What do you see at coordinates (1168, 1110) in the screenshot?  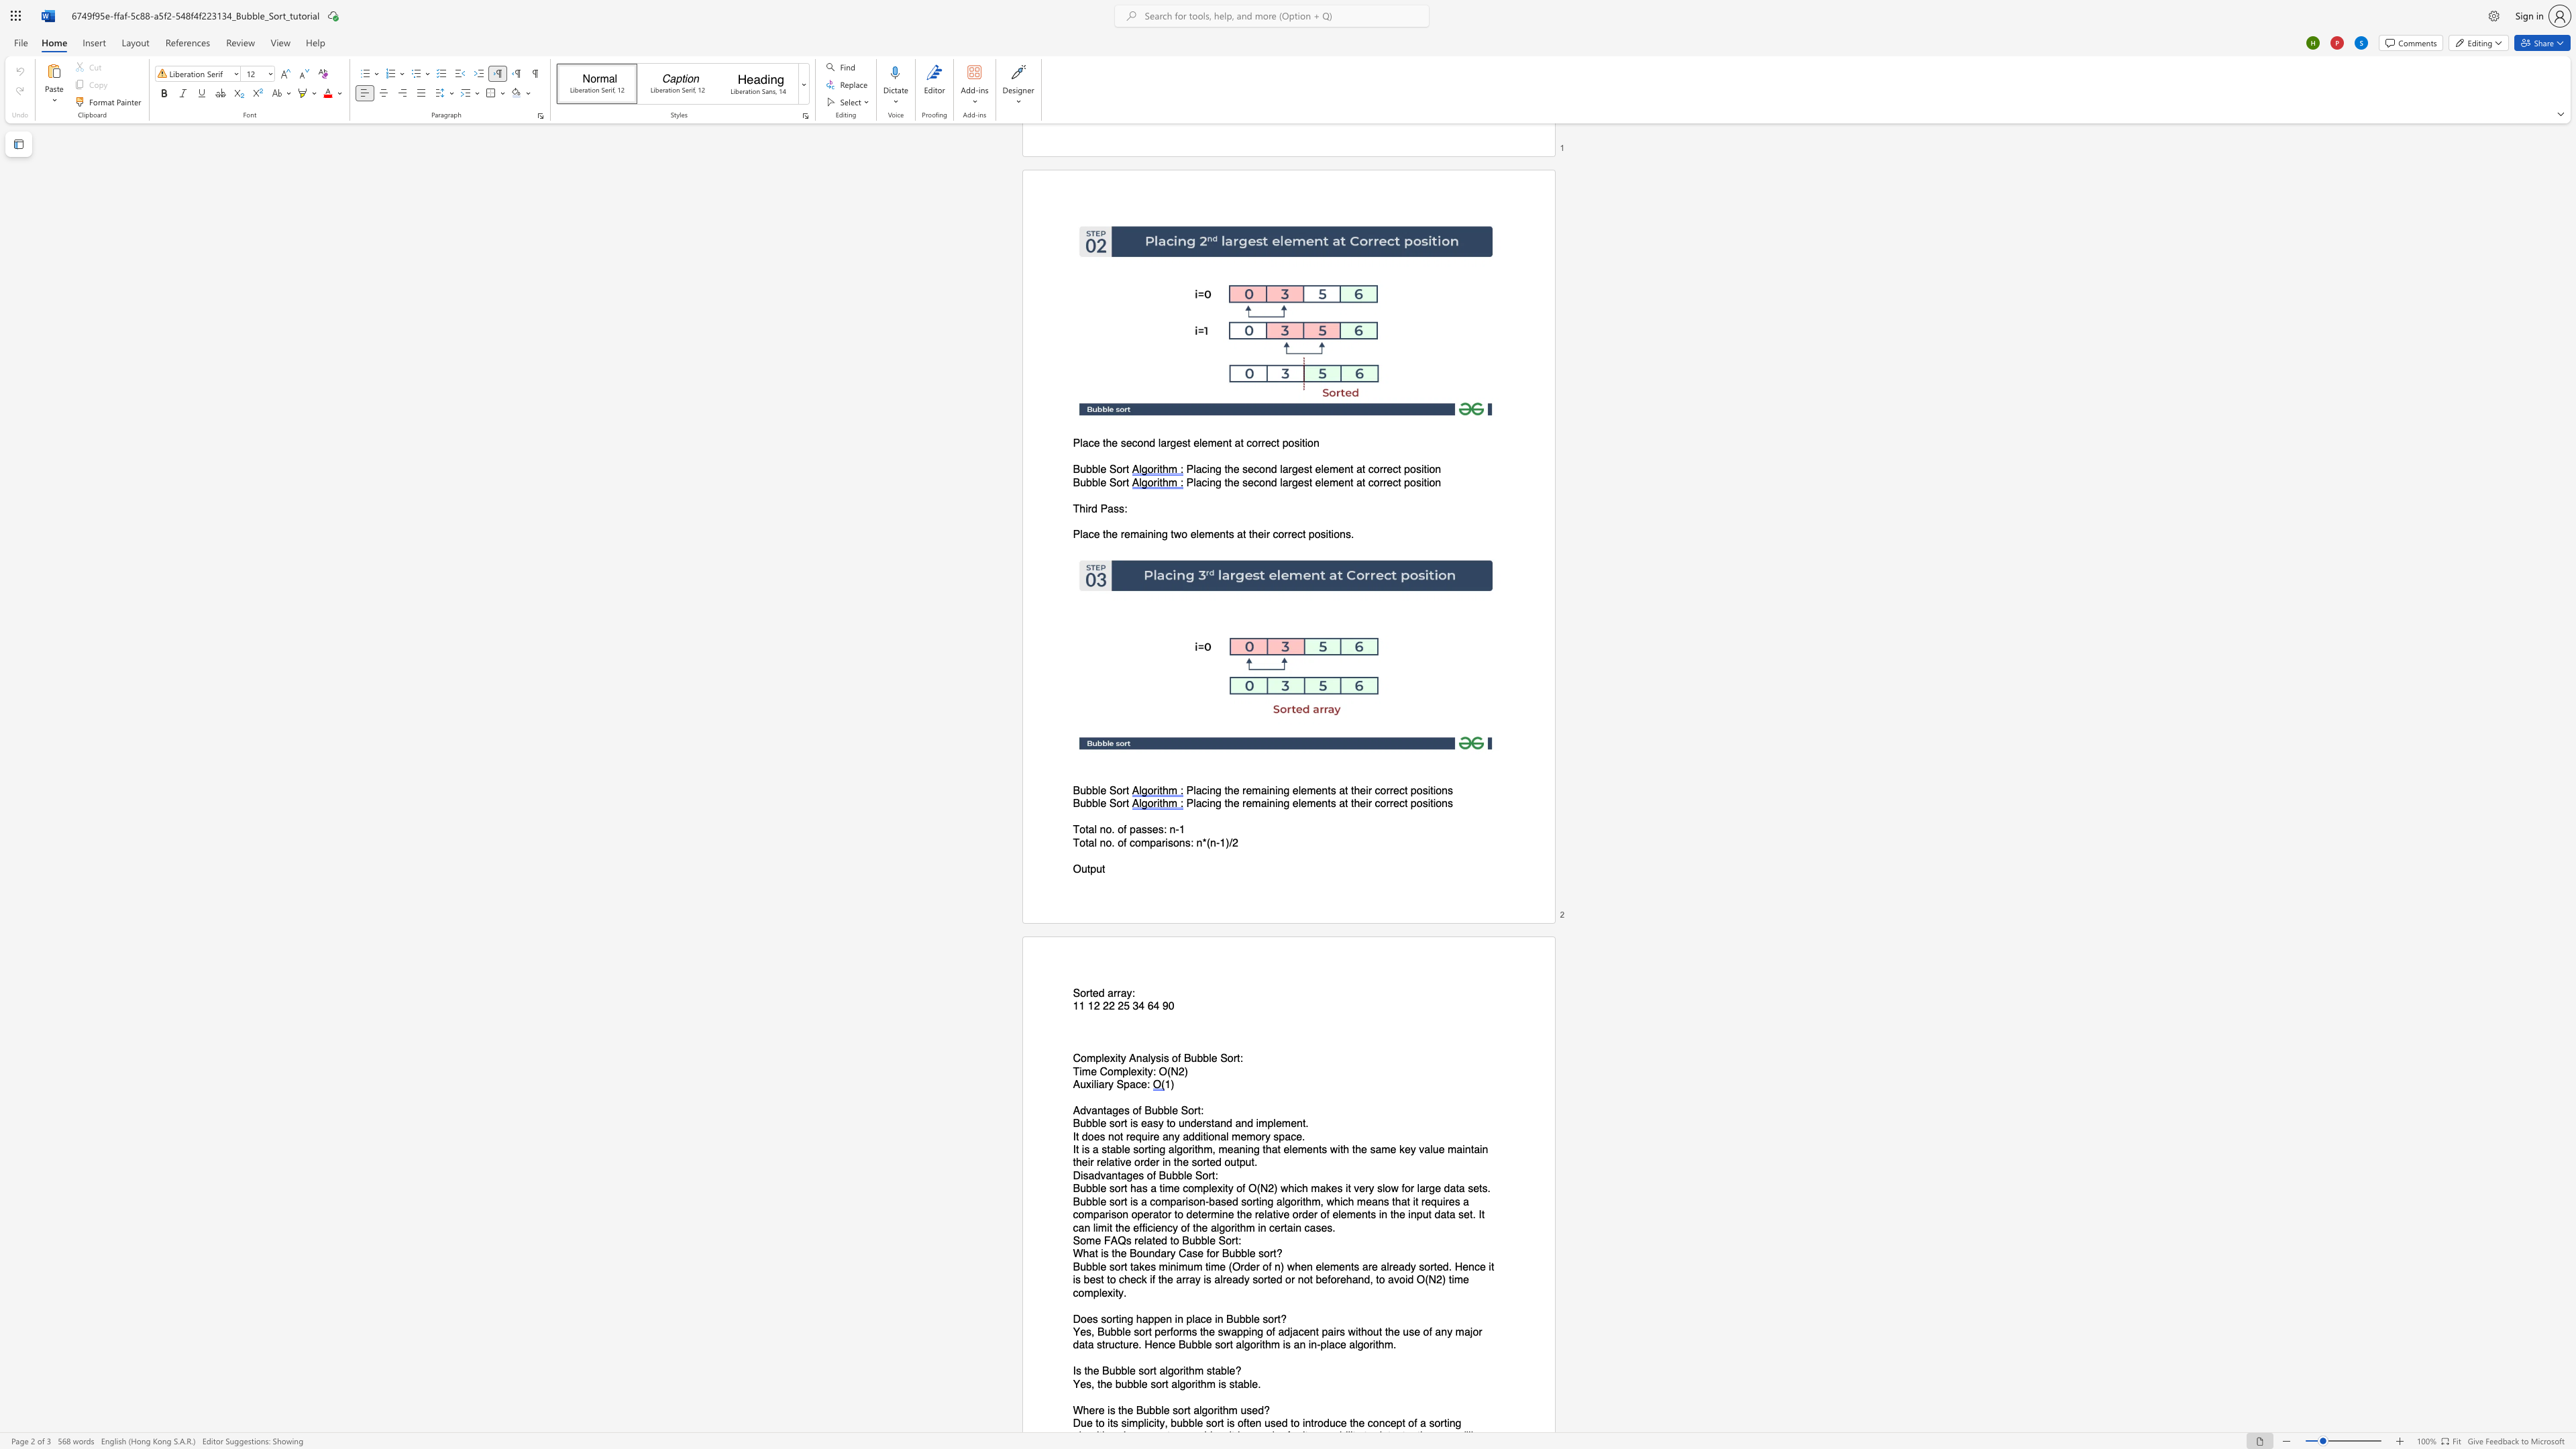 I see `the space between the continuous character "b" and "l" in the text` at bounding box center [1168, 1110].